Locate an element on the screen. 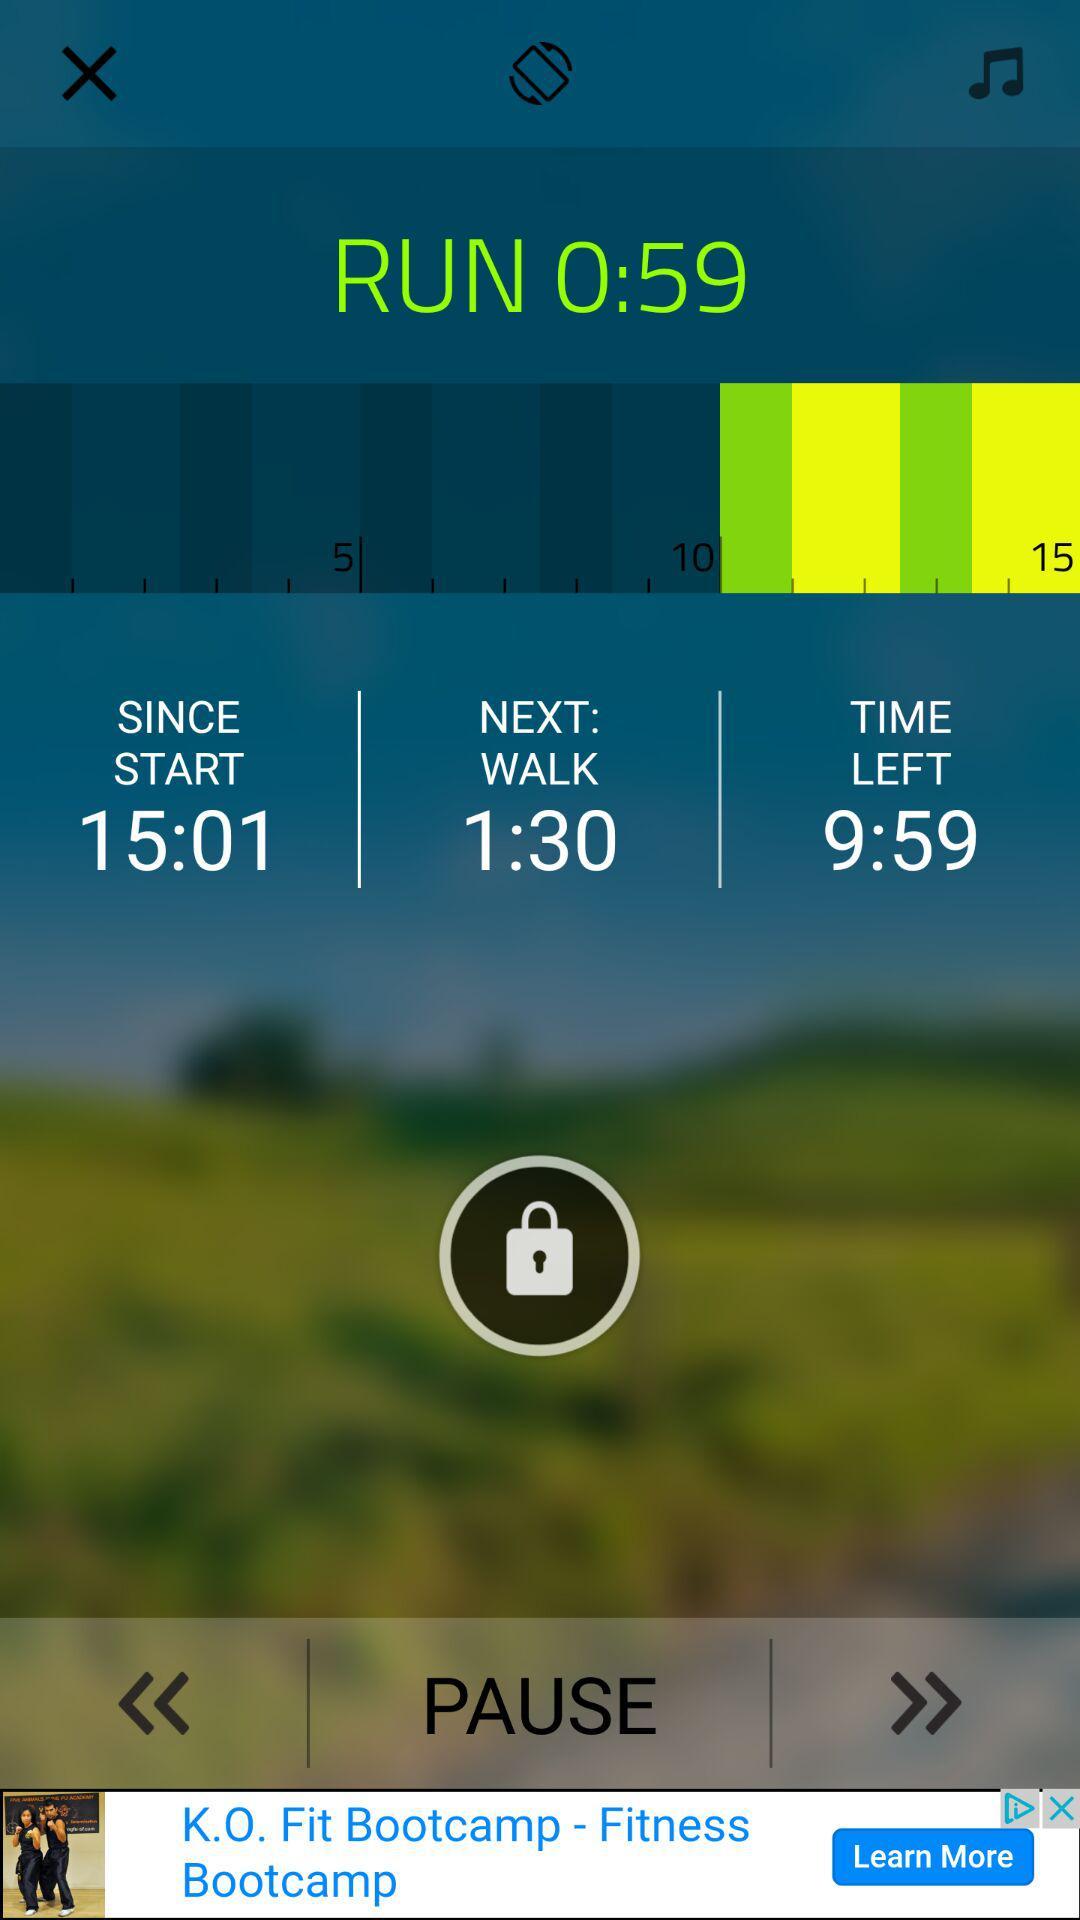 This screenshot has height=1920, width=1080. the advertisement is located at coordinates (540, 1853).